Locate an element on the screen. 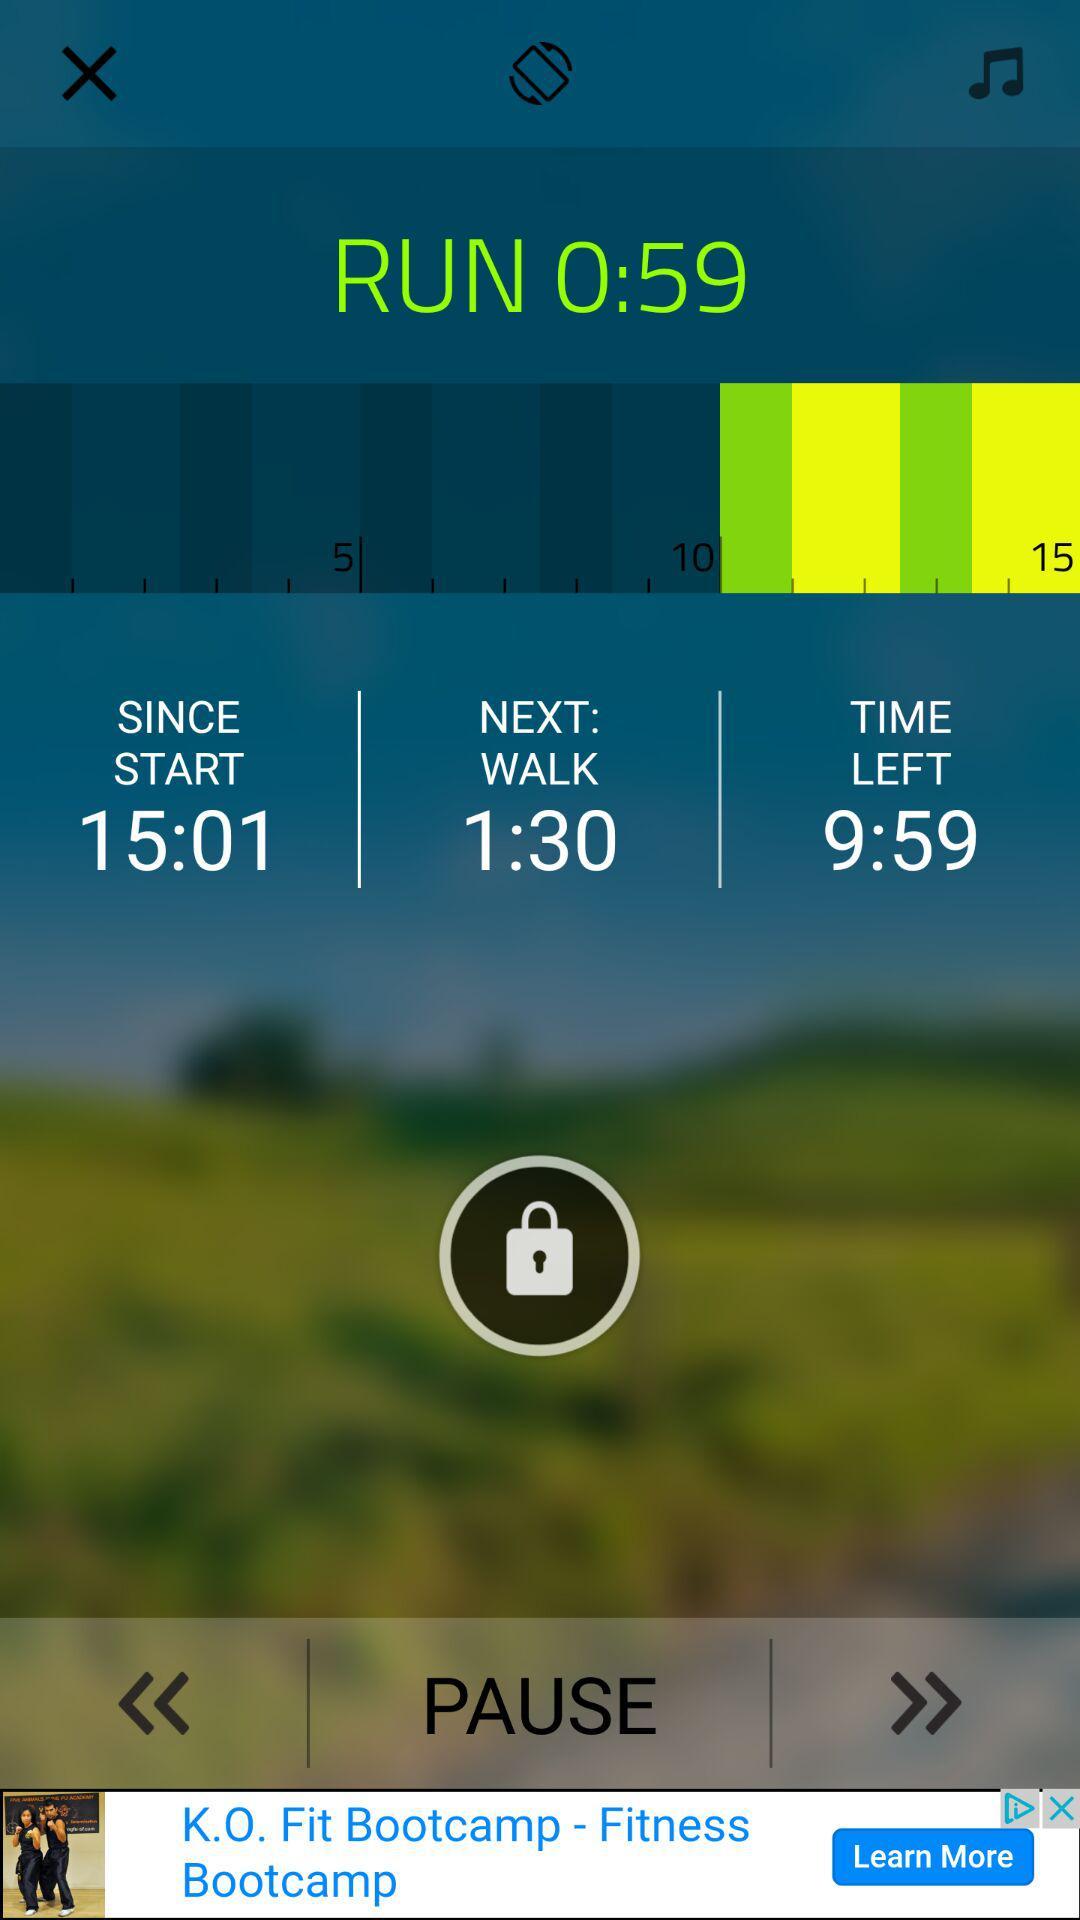 This screenshot has height=1920, width=1080. the advertisement is located at coordinates (540, 1853).